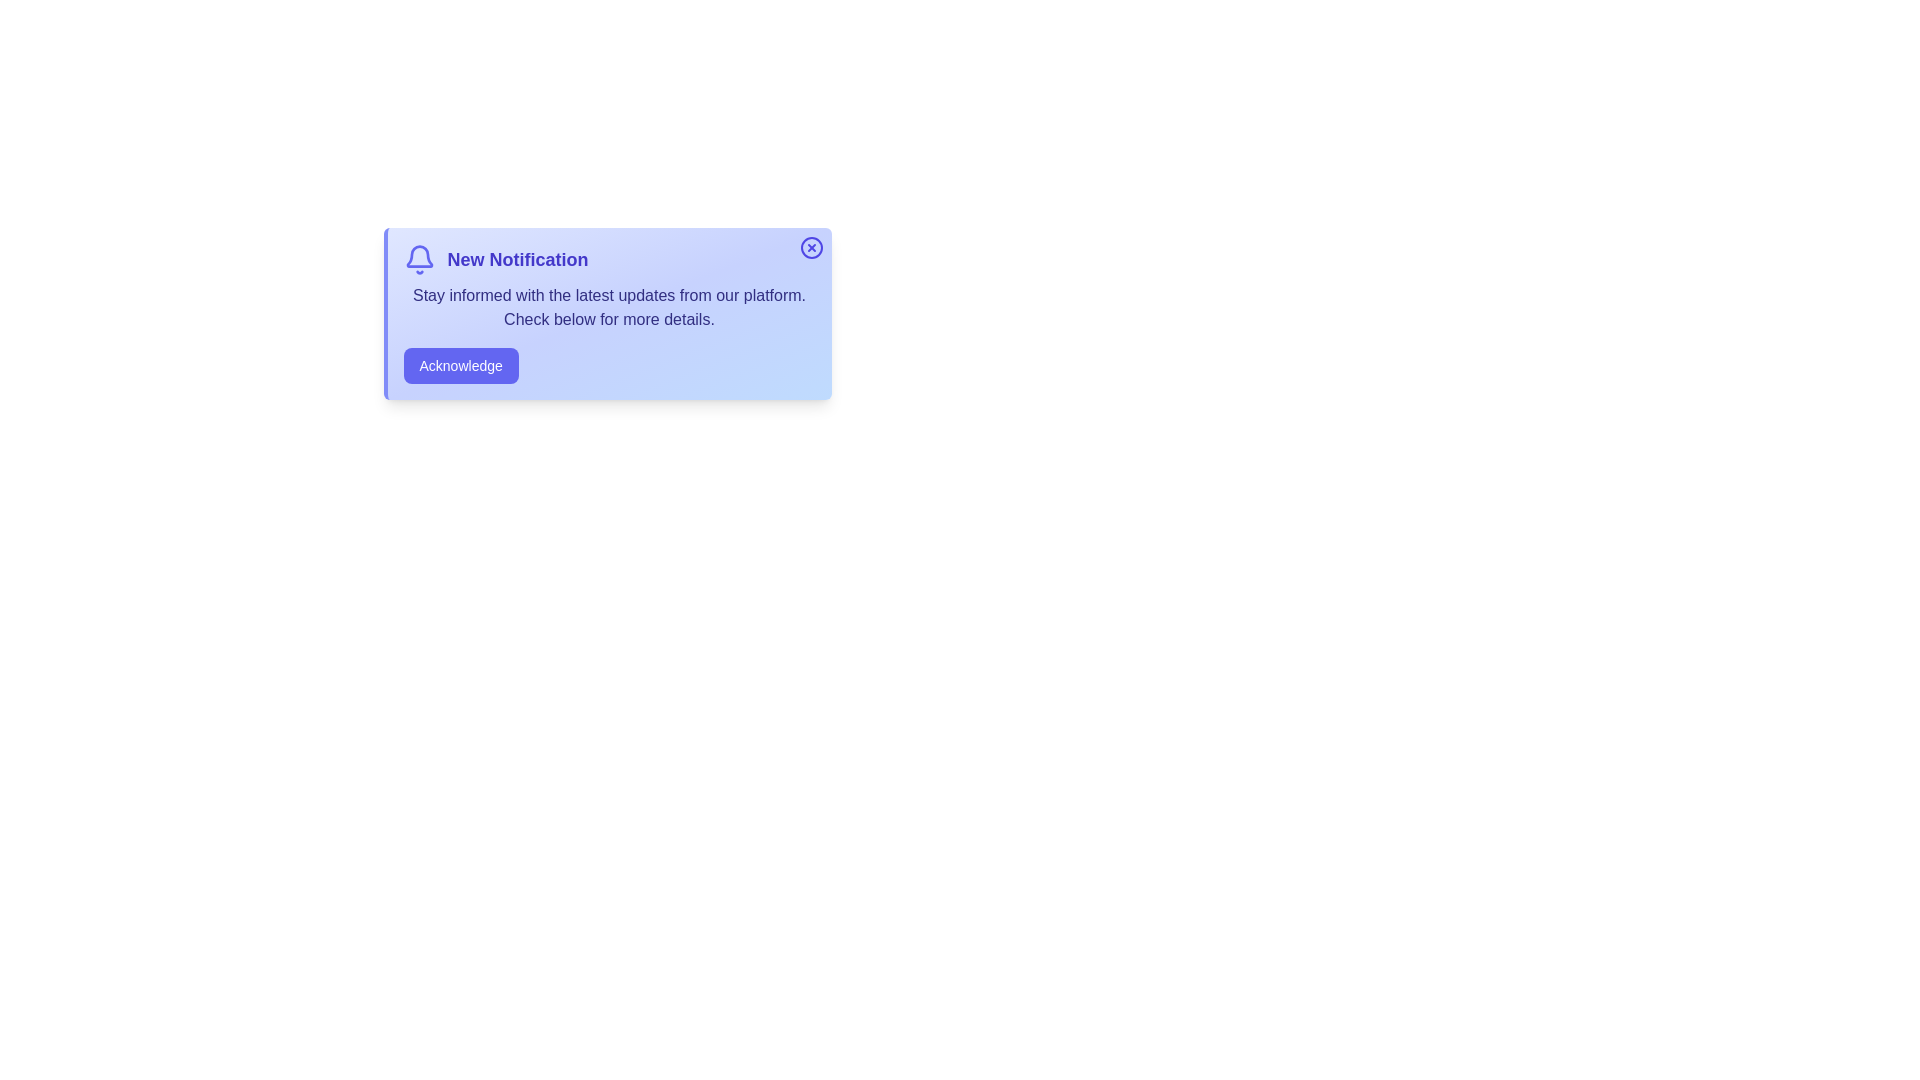 Image resolution: width=1920 pixels, height=1080 pixels. I want to click on the 'Bell' icon to interact with it, so click(418, 258).